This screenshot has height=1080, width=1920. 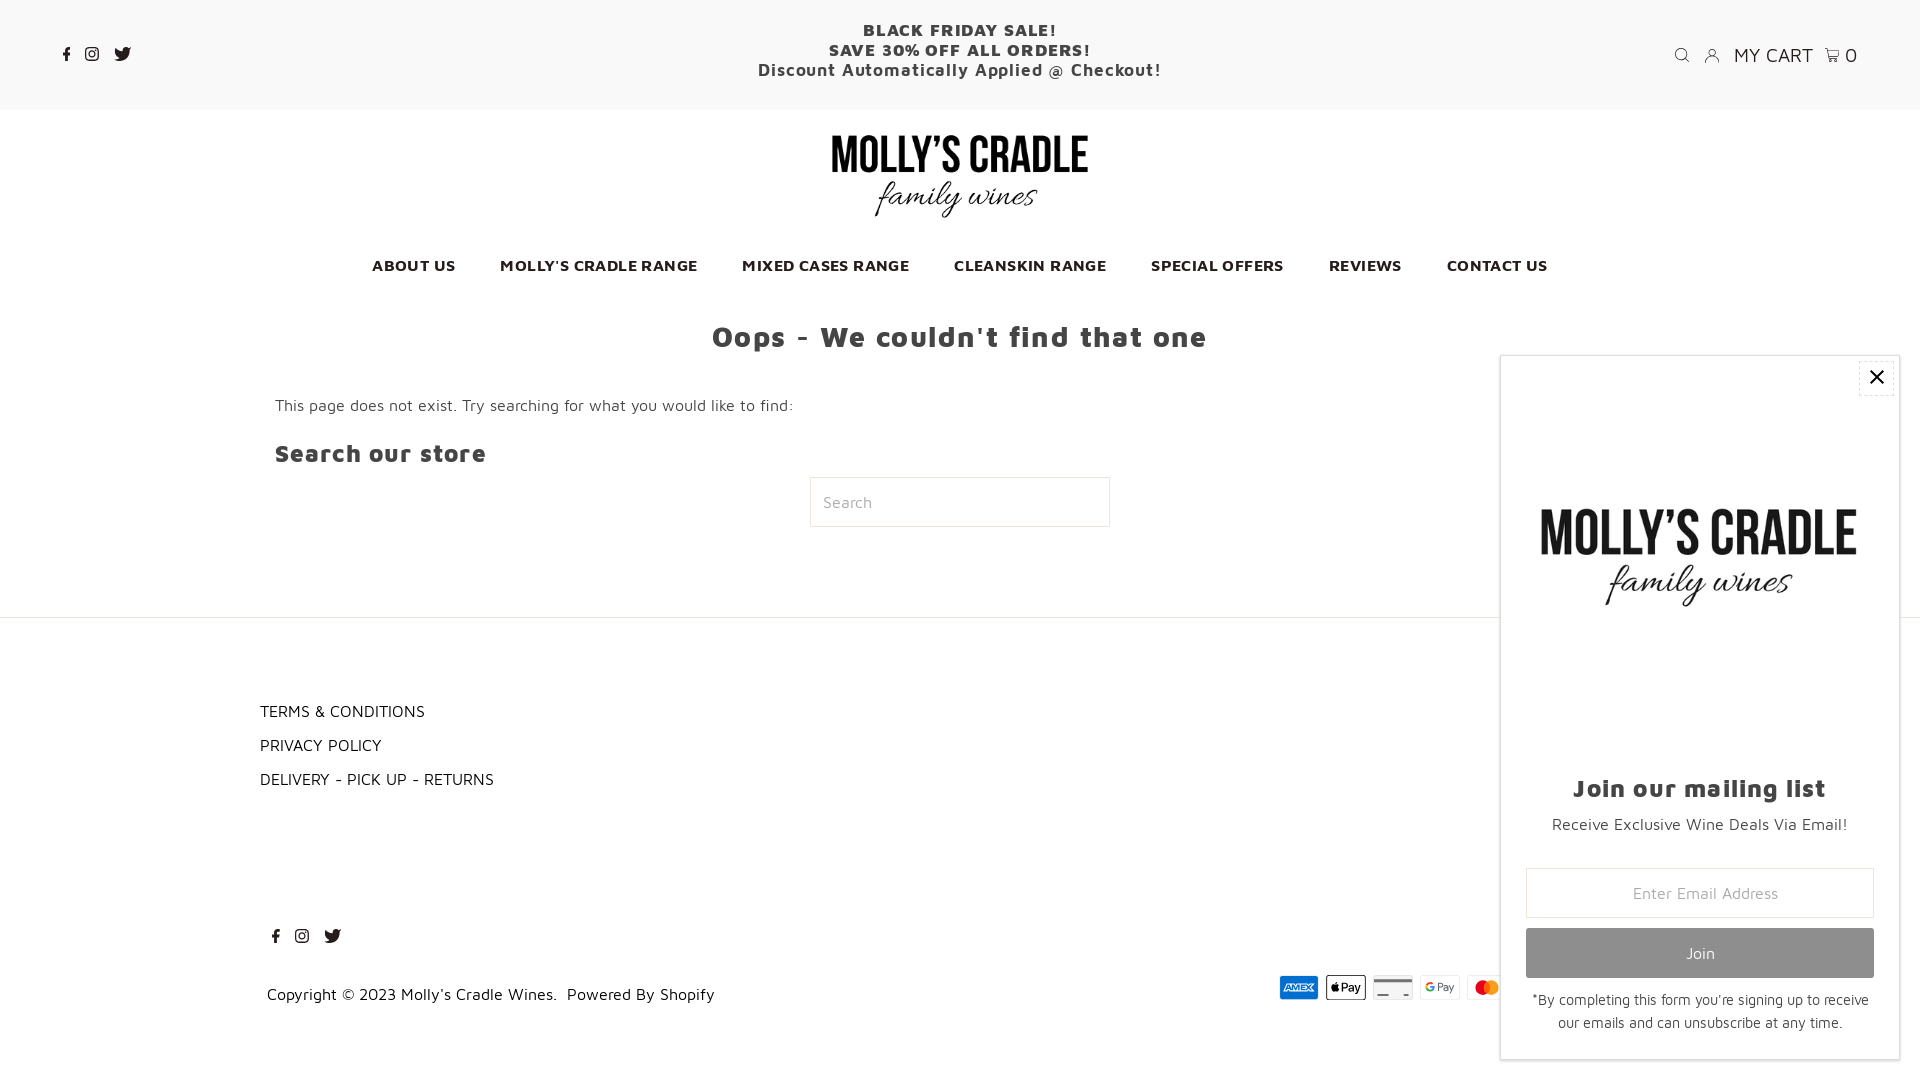 What do you see at coordinates (1497, 264) in the screenshot?
I see `'CONTACT US'` at bounding box center [1497, 264].